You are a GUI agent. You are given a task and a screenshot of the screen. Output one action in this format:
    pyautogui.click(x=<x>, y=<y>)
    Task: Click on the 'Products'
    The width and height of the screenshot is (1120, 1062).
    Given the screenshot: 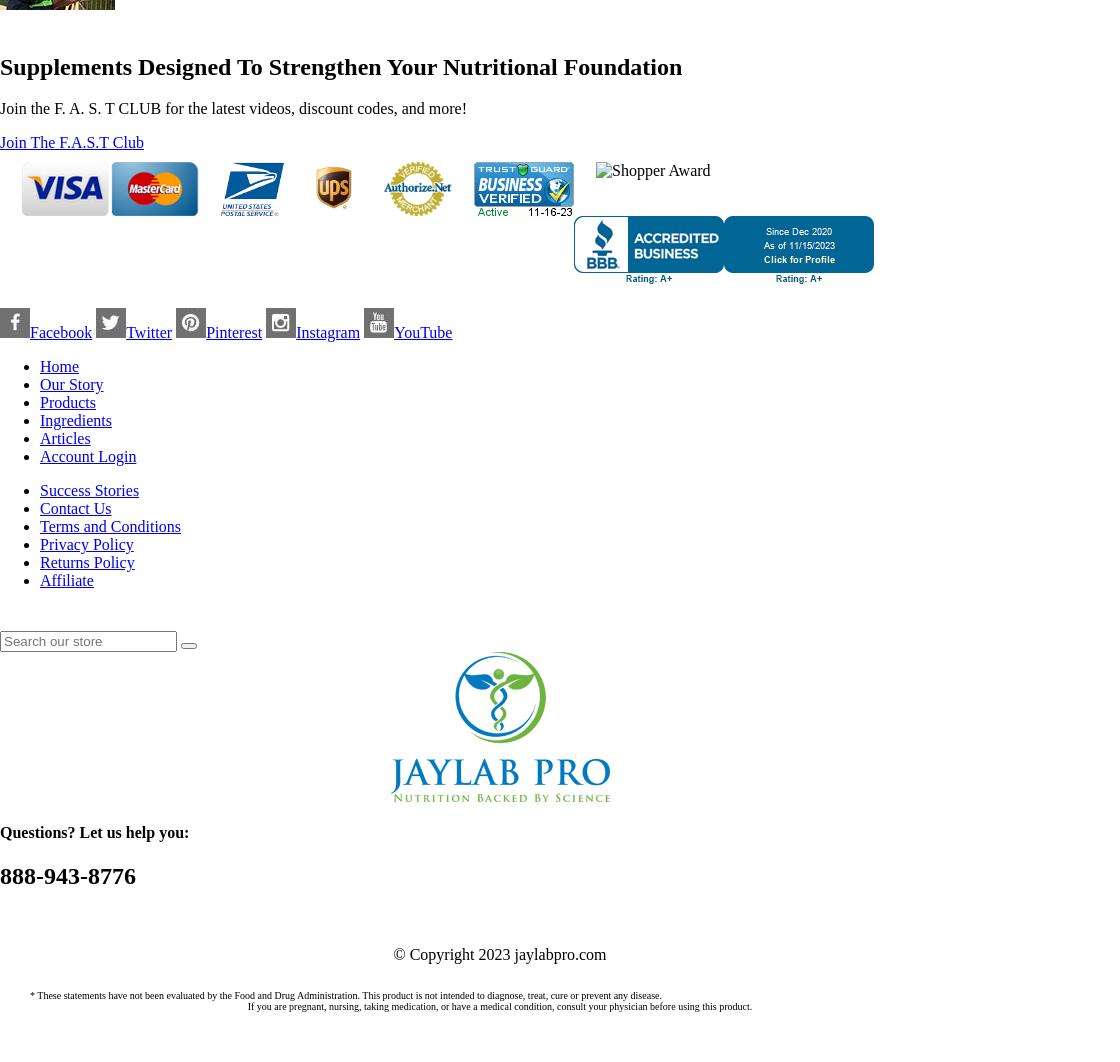 What is the action you would take?
    pyautogui.click(x=67, y=401)
    